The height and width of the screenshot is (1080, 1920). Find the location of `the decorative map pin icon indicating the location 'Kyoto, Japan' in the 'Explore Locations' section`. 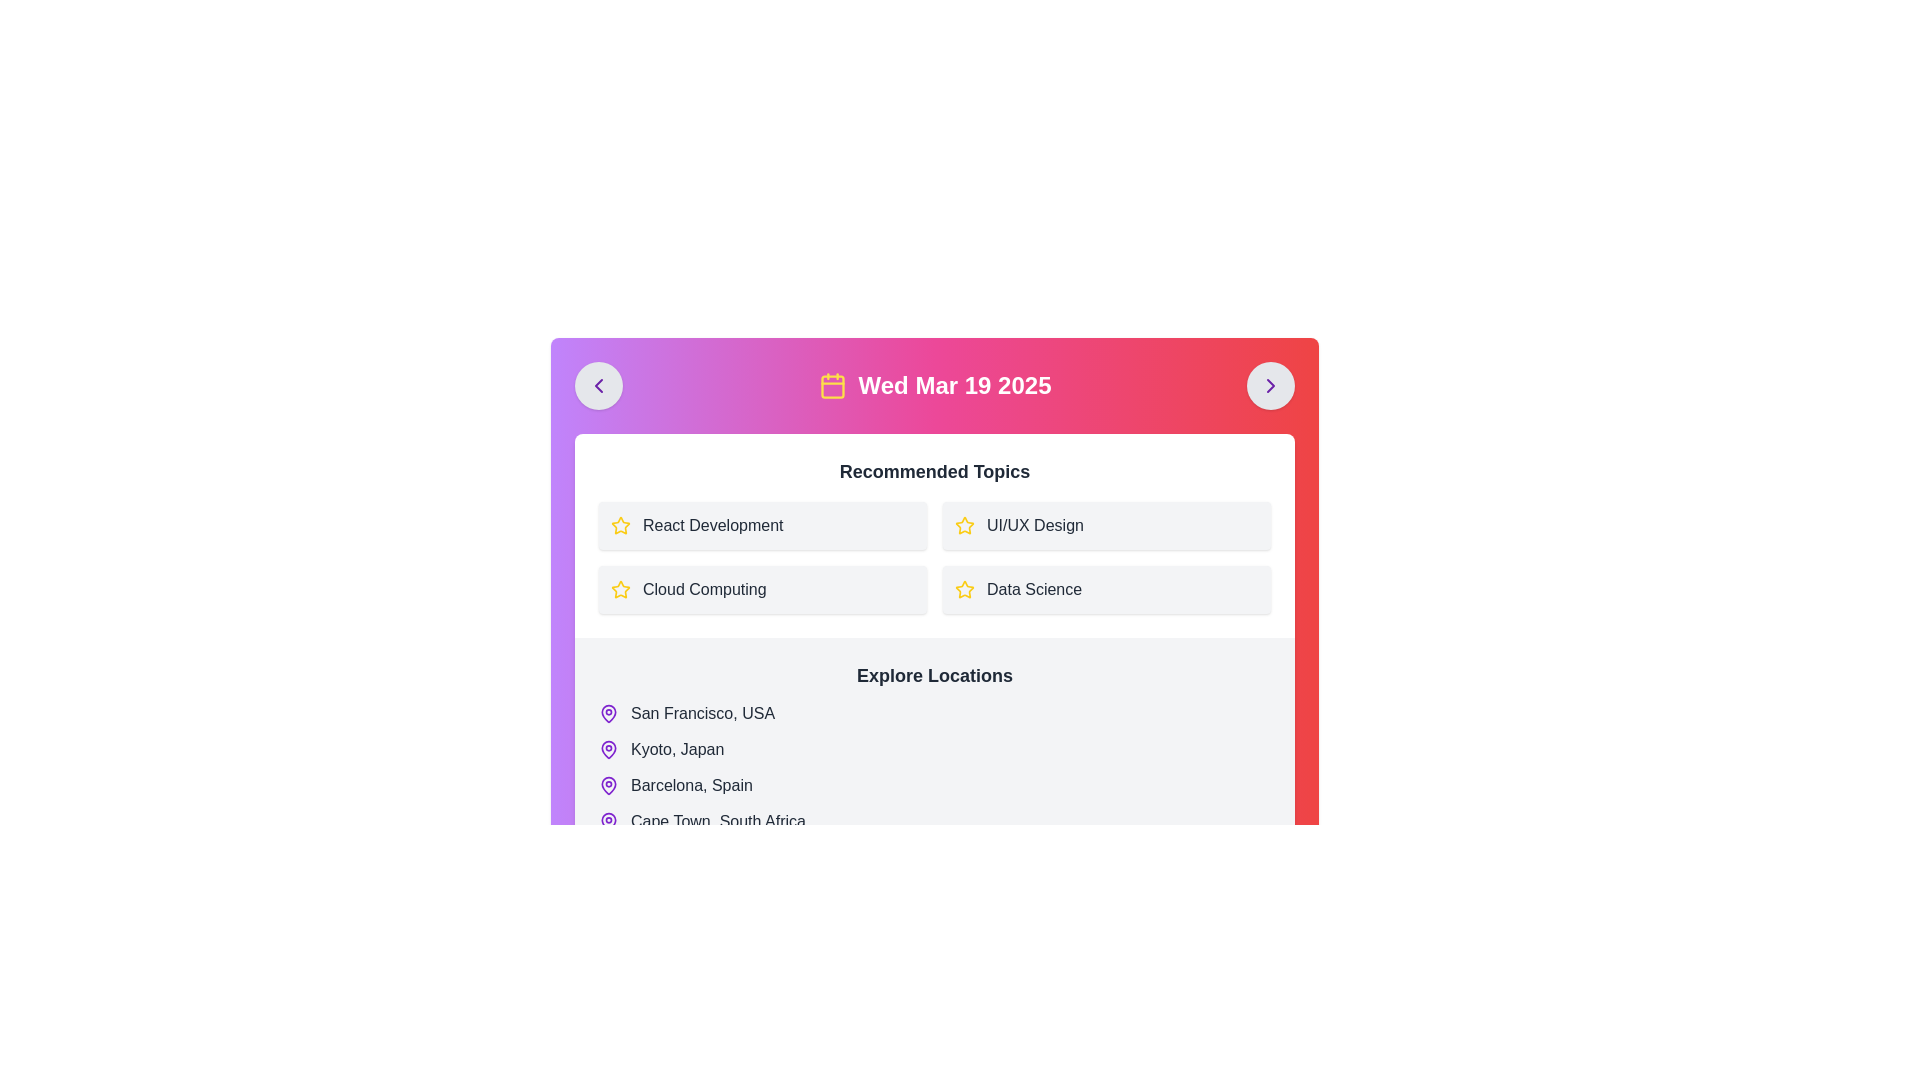

the decorative map pin icon indicating the location 'Kyoto, Japan' in the 'Explore Locations' section is located at coordinates (608, 748).